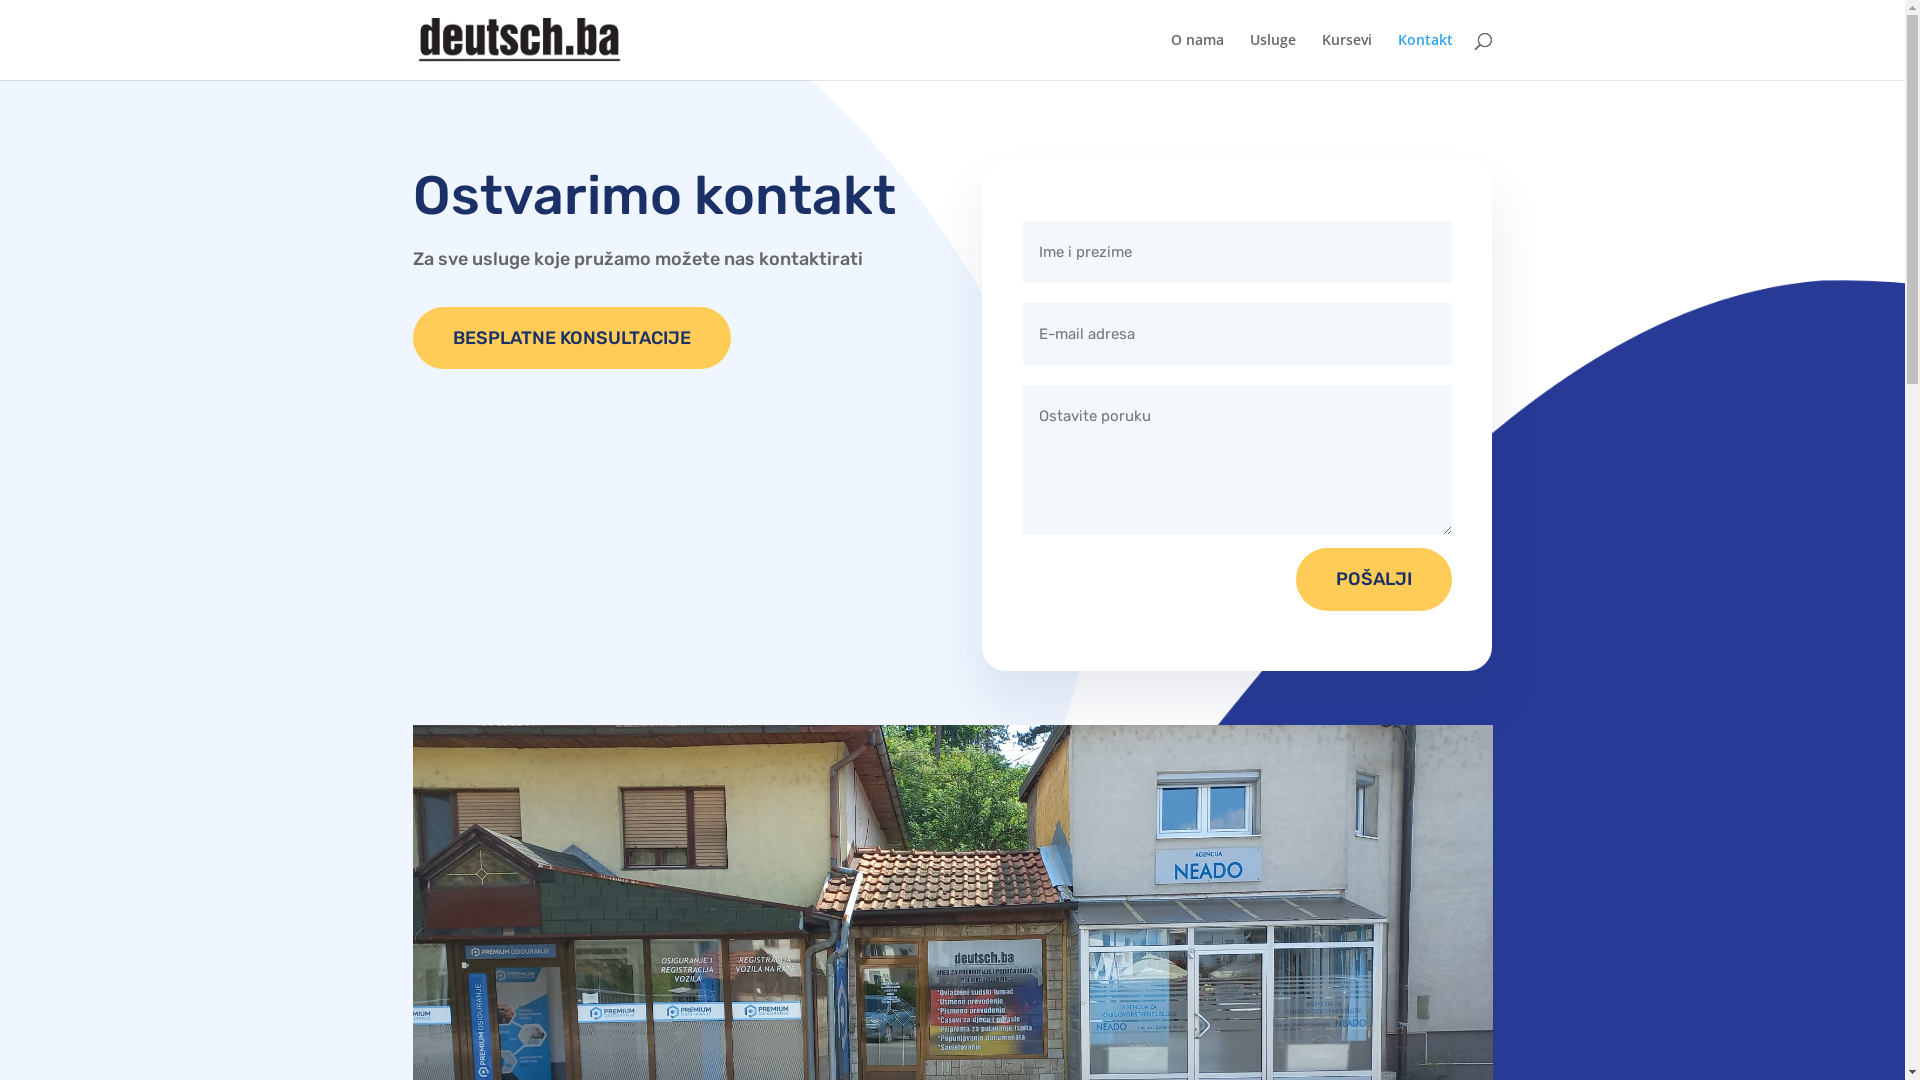 The width and height of the screenshot is (1920, 1080). What do you see at coordinates (1347, 55) in the screenshot?
I see `'Kursevi'` at bounding box center [1347, 55].